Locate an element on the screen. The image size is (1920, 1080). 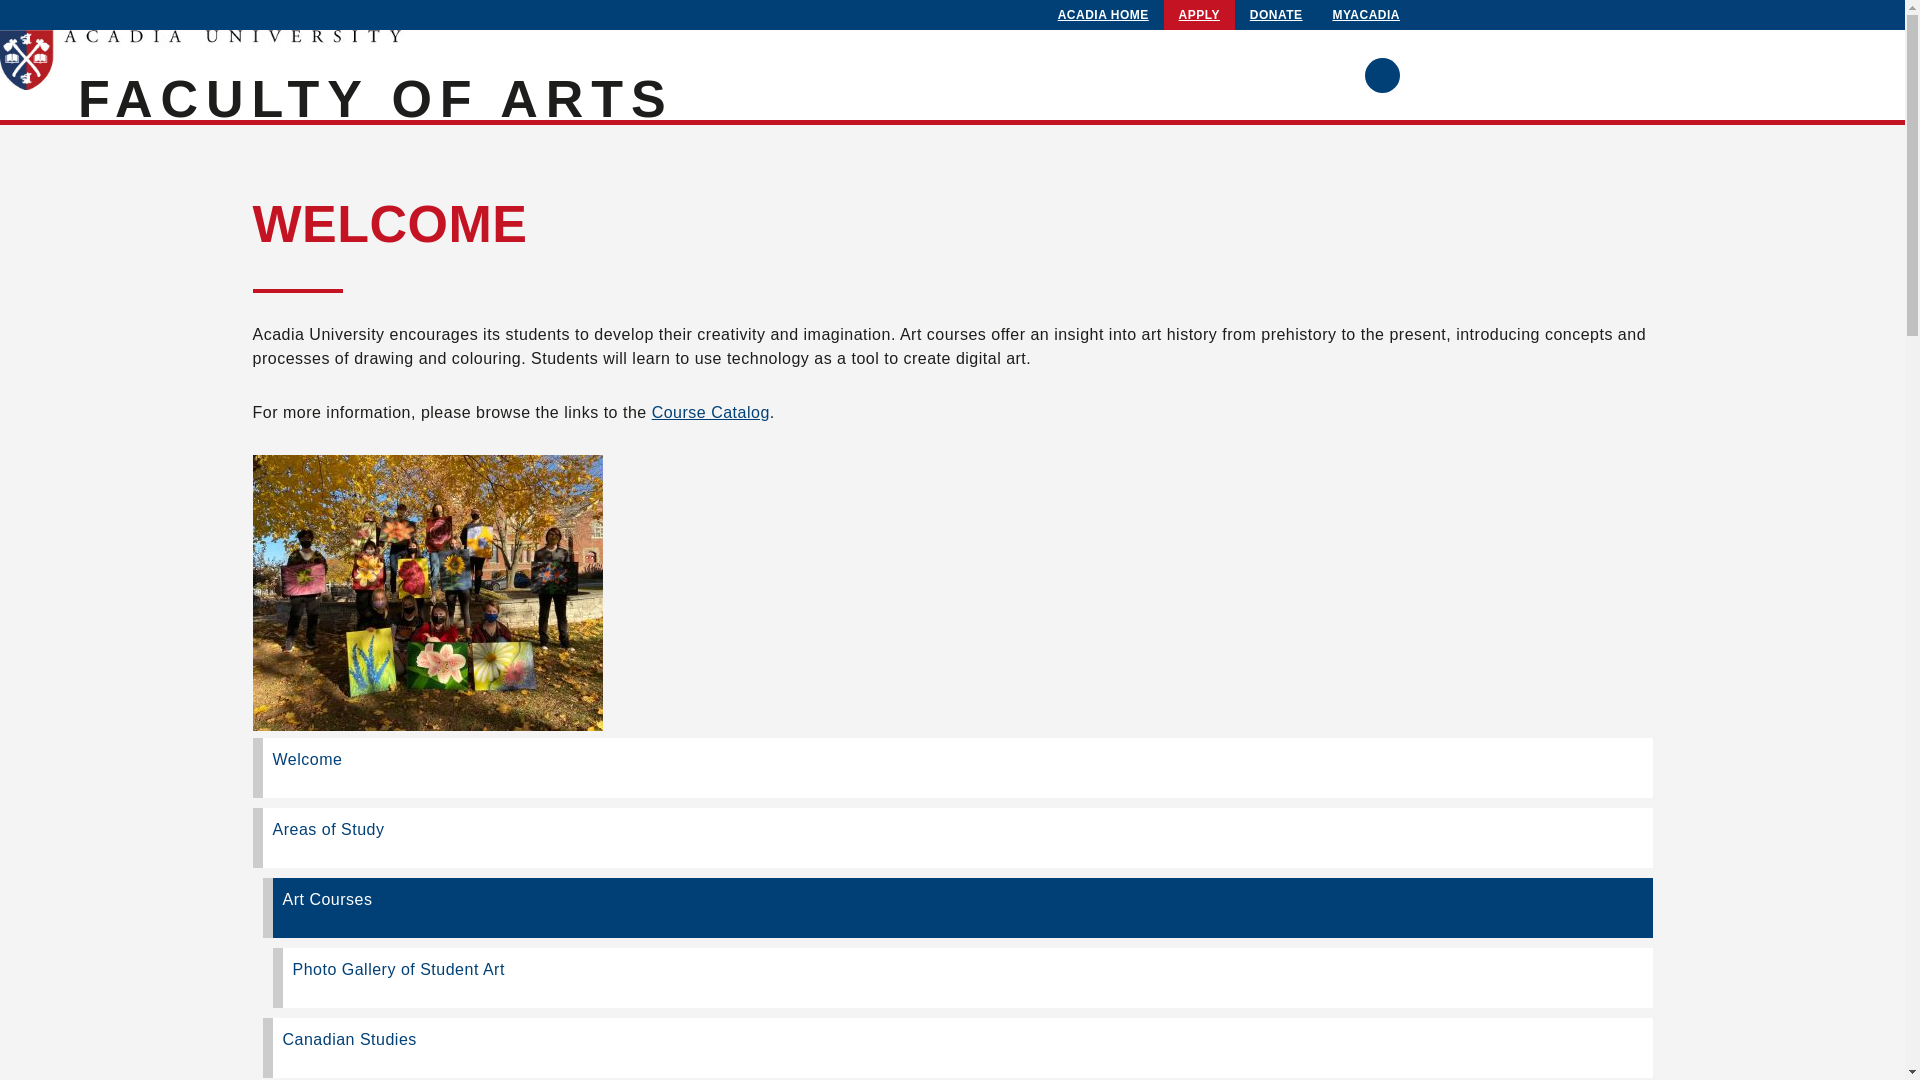
'MYACADIA' is located at coordinates (1365, 15).